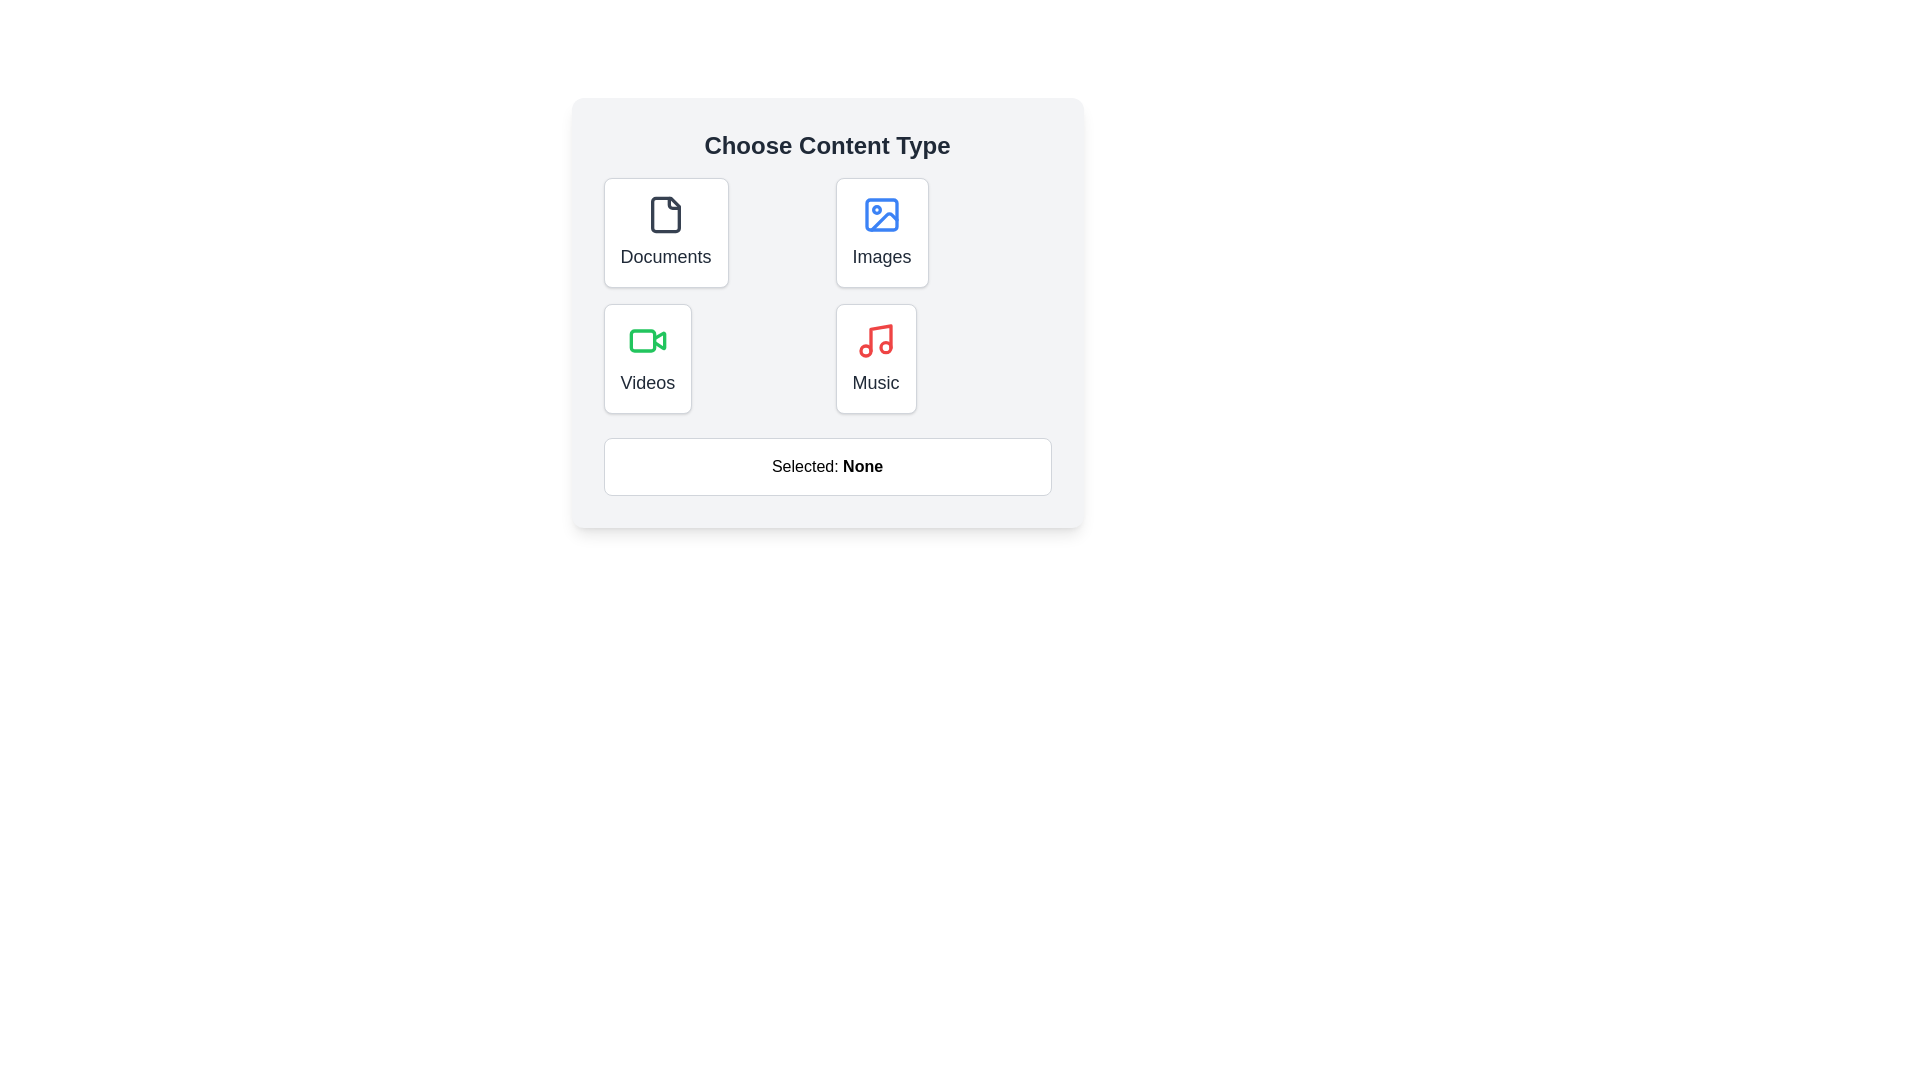  Describe the element at coordinates (875, 357) in the screenshot. I see `the button labeled 'Music' to observe its hover effect` at that location.